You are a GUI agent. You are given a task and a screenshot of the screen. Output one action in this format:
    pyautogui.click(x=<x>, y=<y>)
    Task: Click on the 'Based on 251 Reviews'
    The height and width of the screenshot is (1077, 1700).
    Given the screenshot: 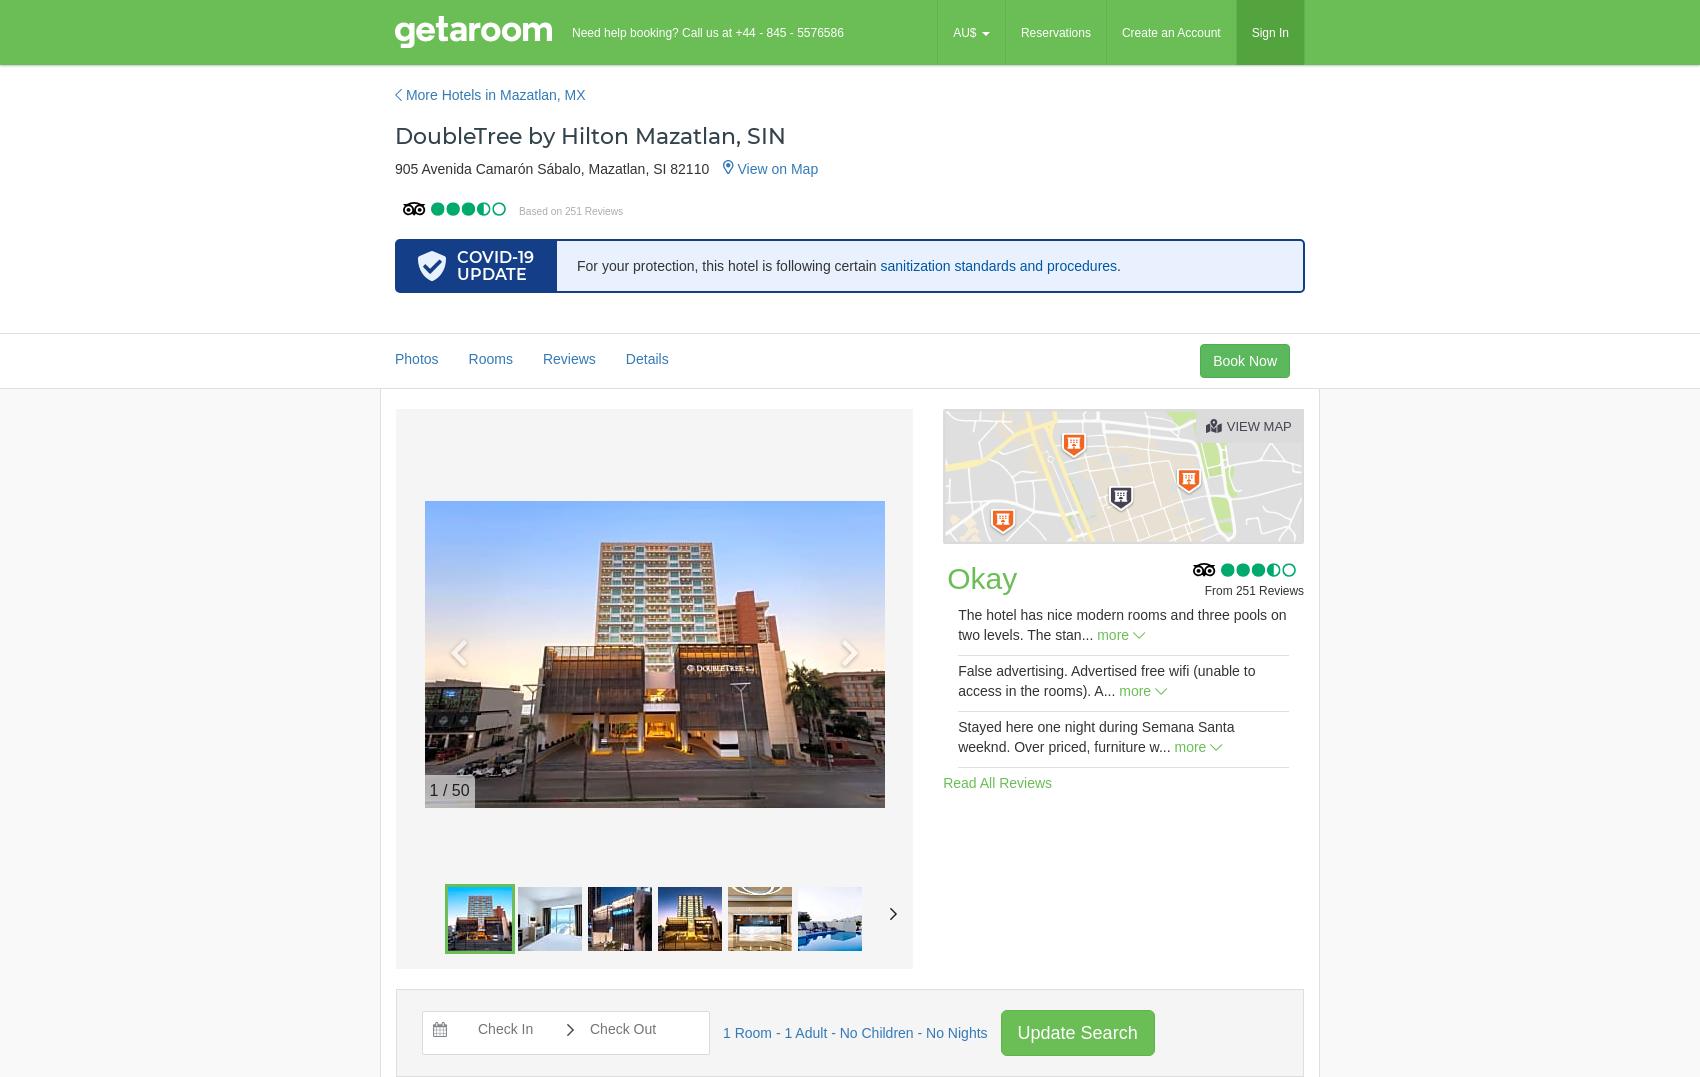 What is the action you would take?
    pyautogui.click(x=570, y=210)
    